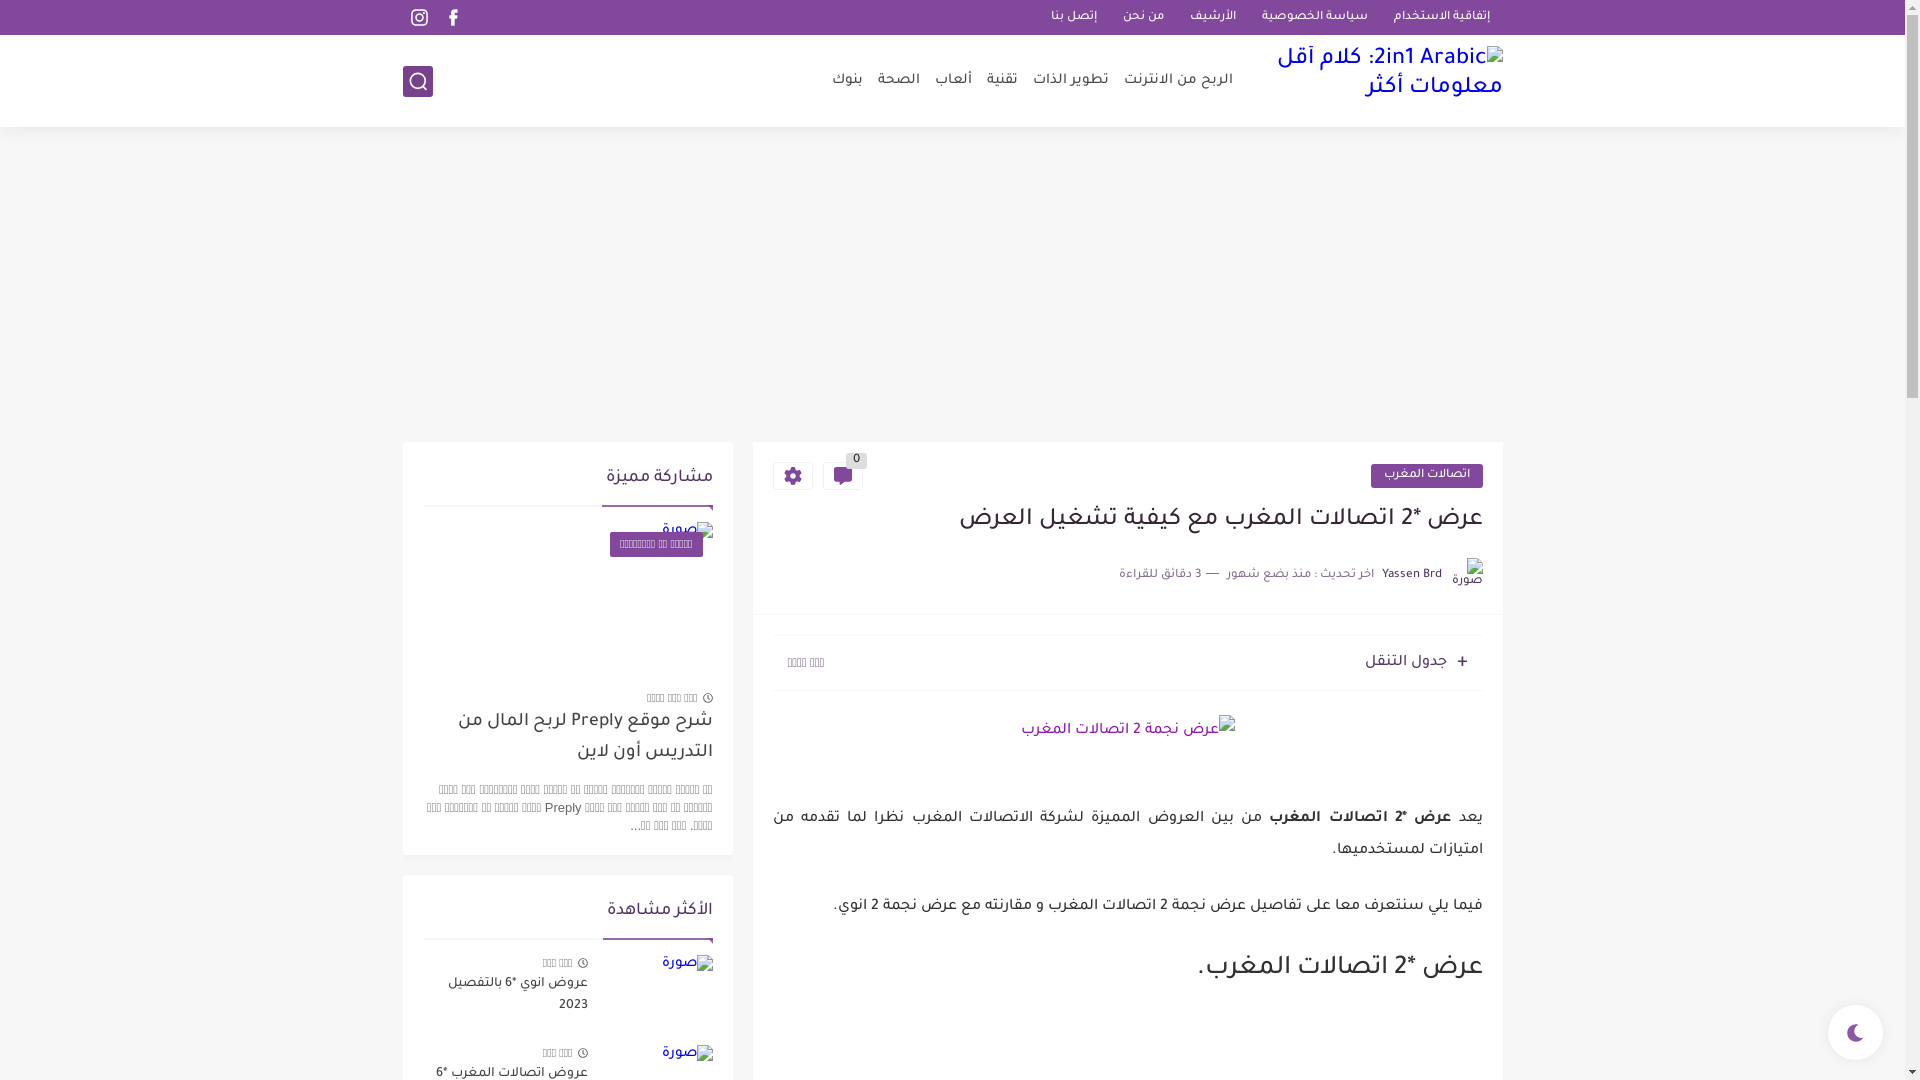 The height and width of the screenshot is (1080, 1920). What do you see at coordinates (401, 286) in the screenshot?
I see `'Advertisement'` at bounding box center [401, 286].